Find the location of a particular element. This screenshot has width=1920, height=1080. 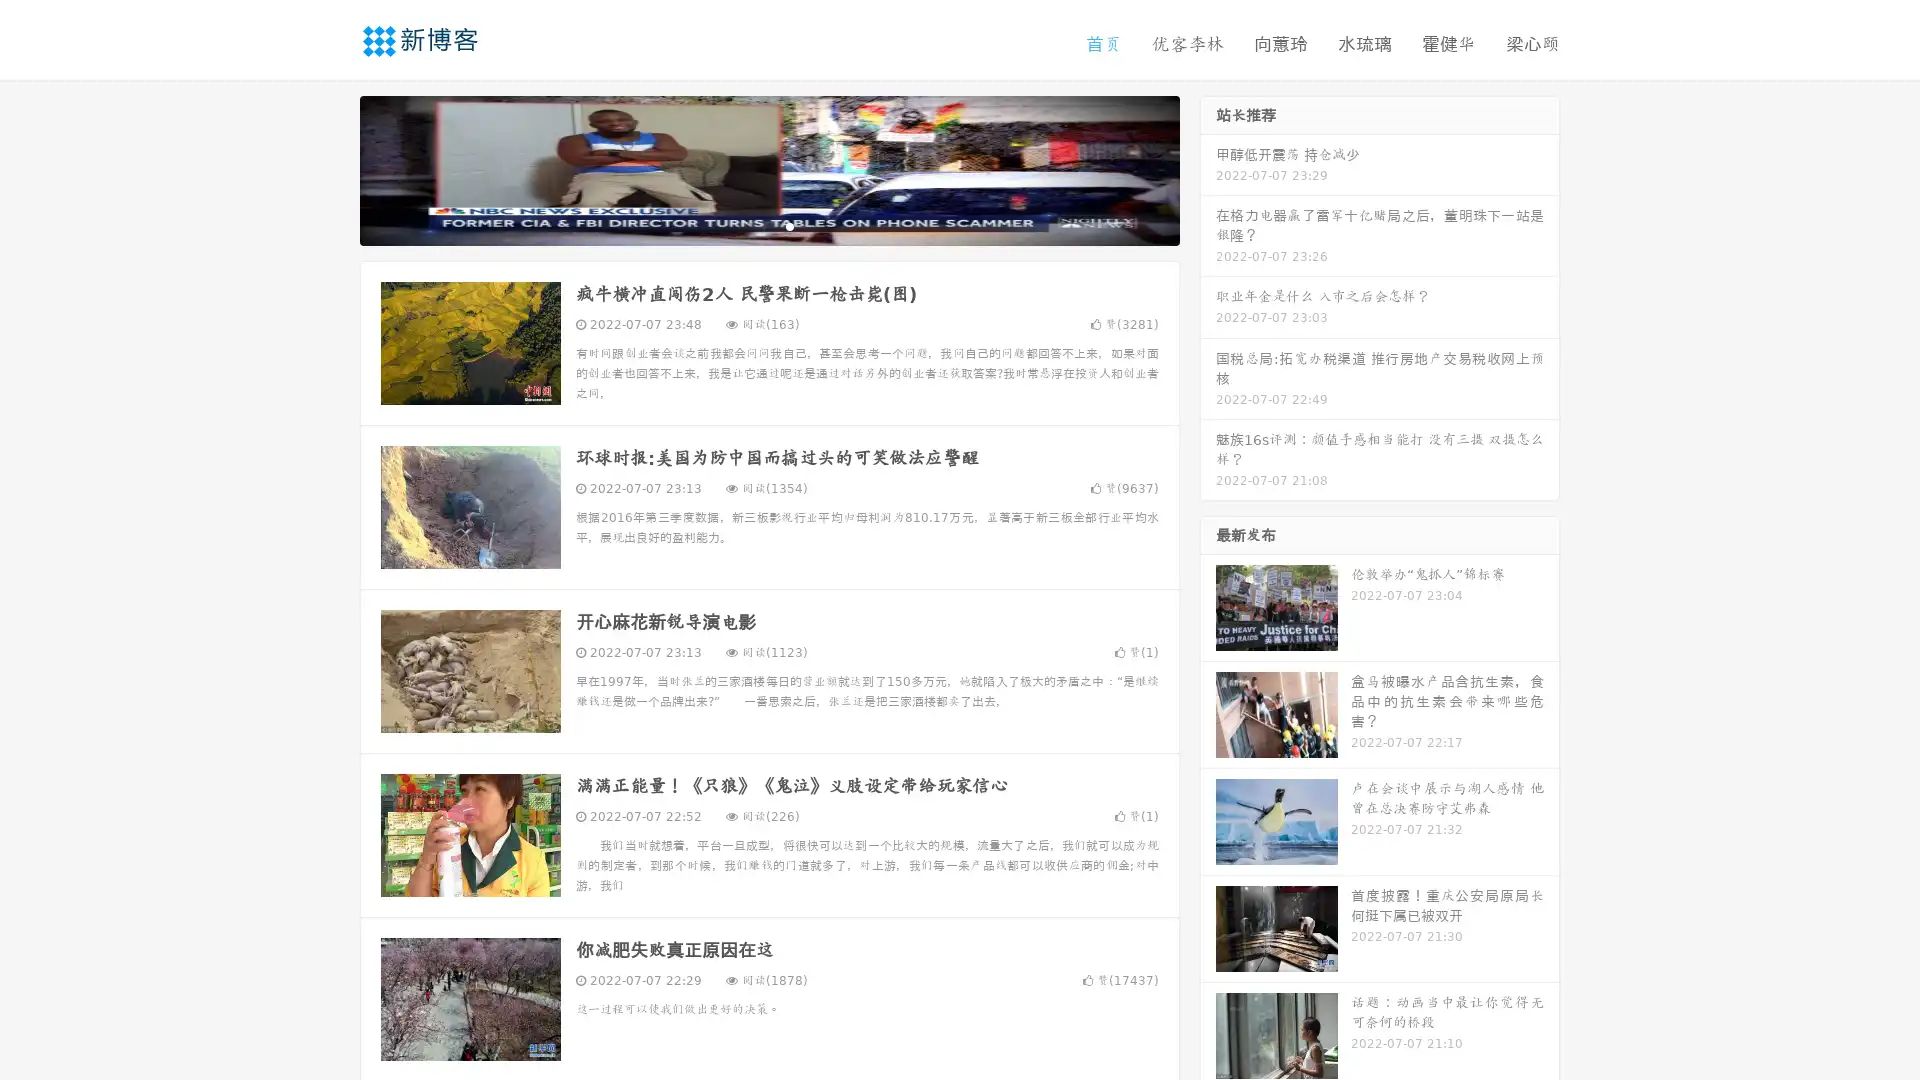

Go to slide 1 is located at coordinates (748, 225).